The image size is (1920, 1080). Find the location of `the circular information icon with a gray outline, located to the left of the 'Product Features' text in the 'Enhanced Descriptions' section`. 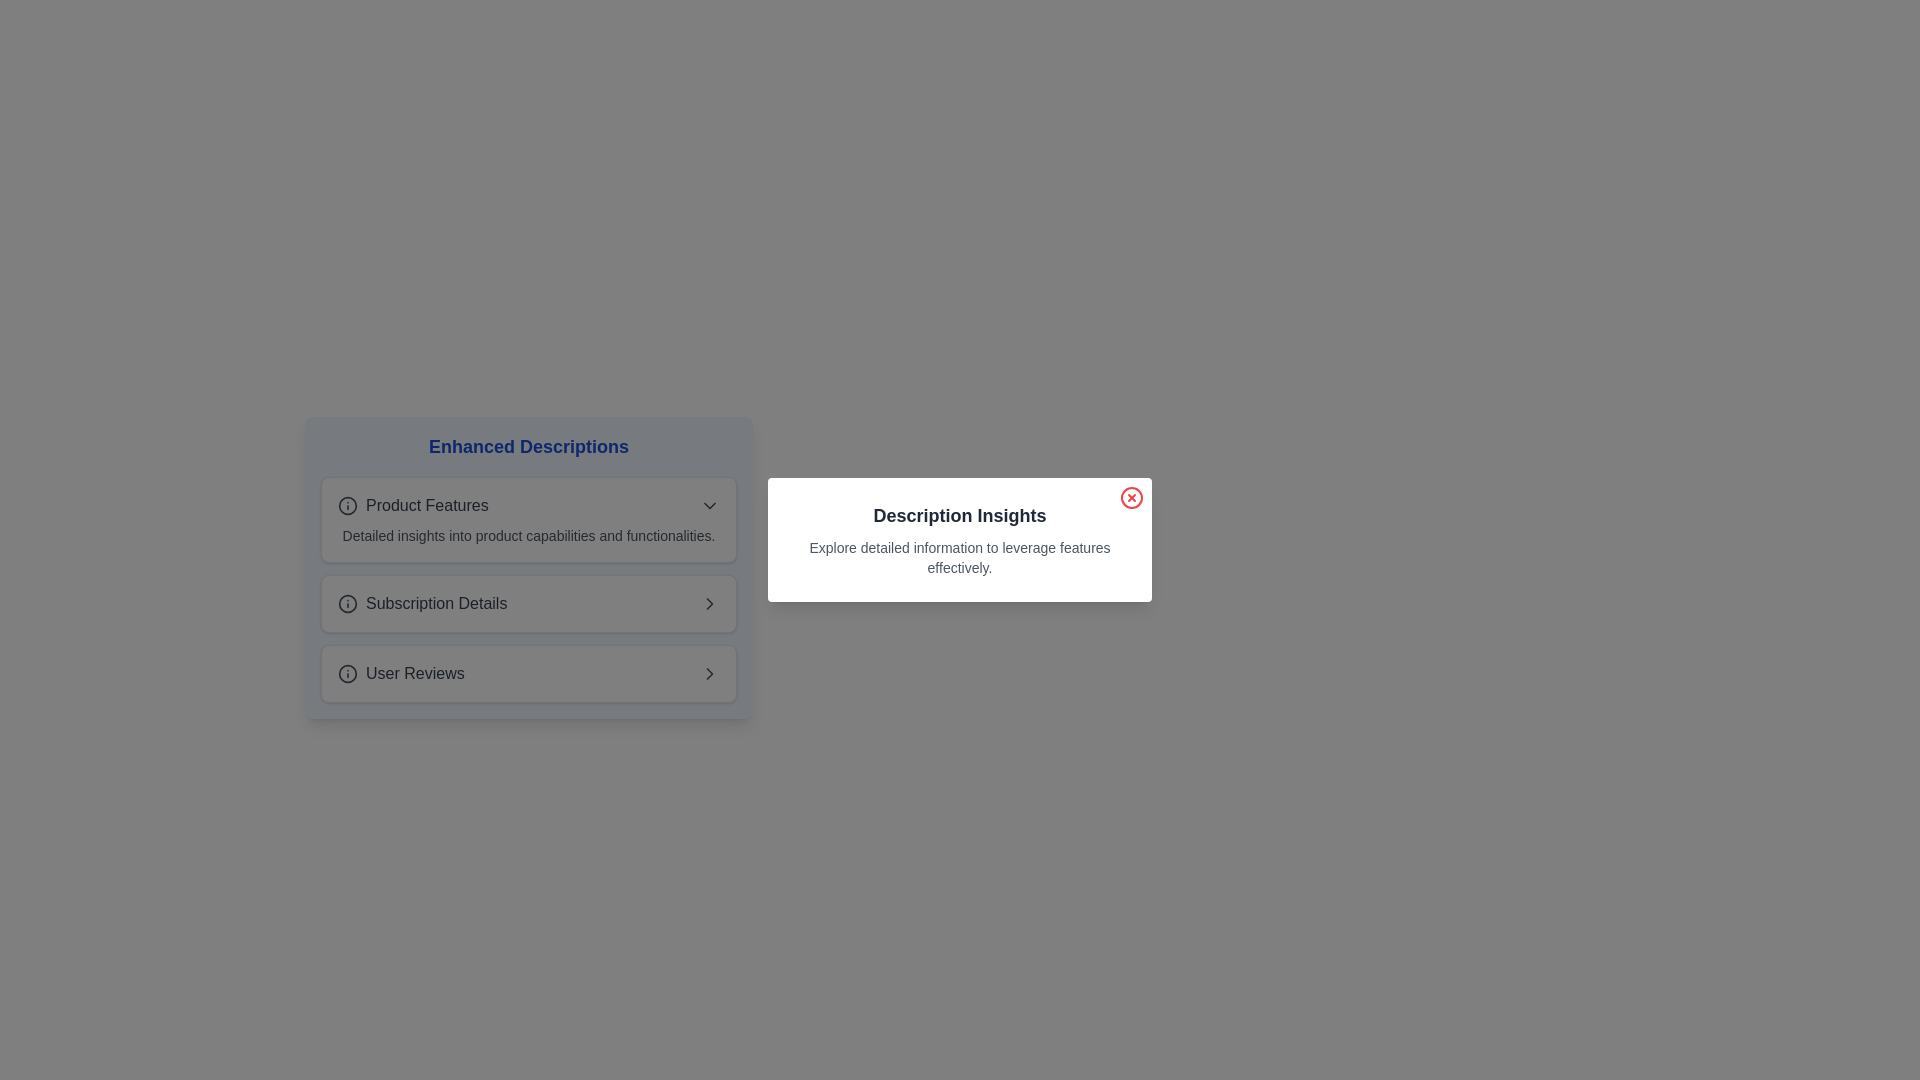

the circular information icon with a gray outline, located to the left of the 'Product Features' text in the 'Enhanced Descriptions' section is located at coordinates (347, 504).